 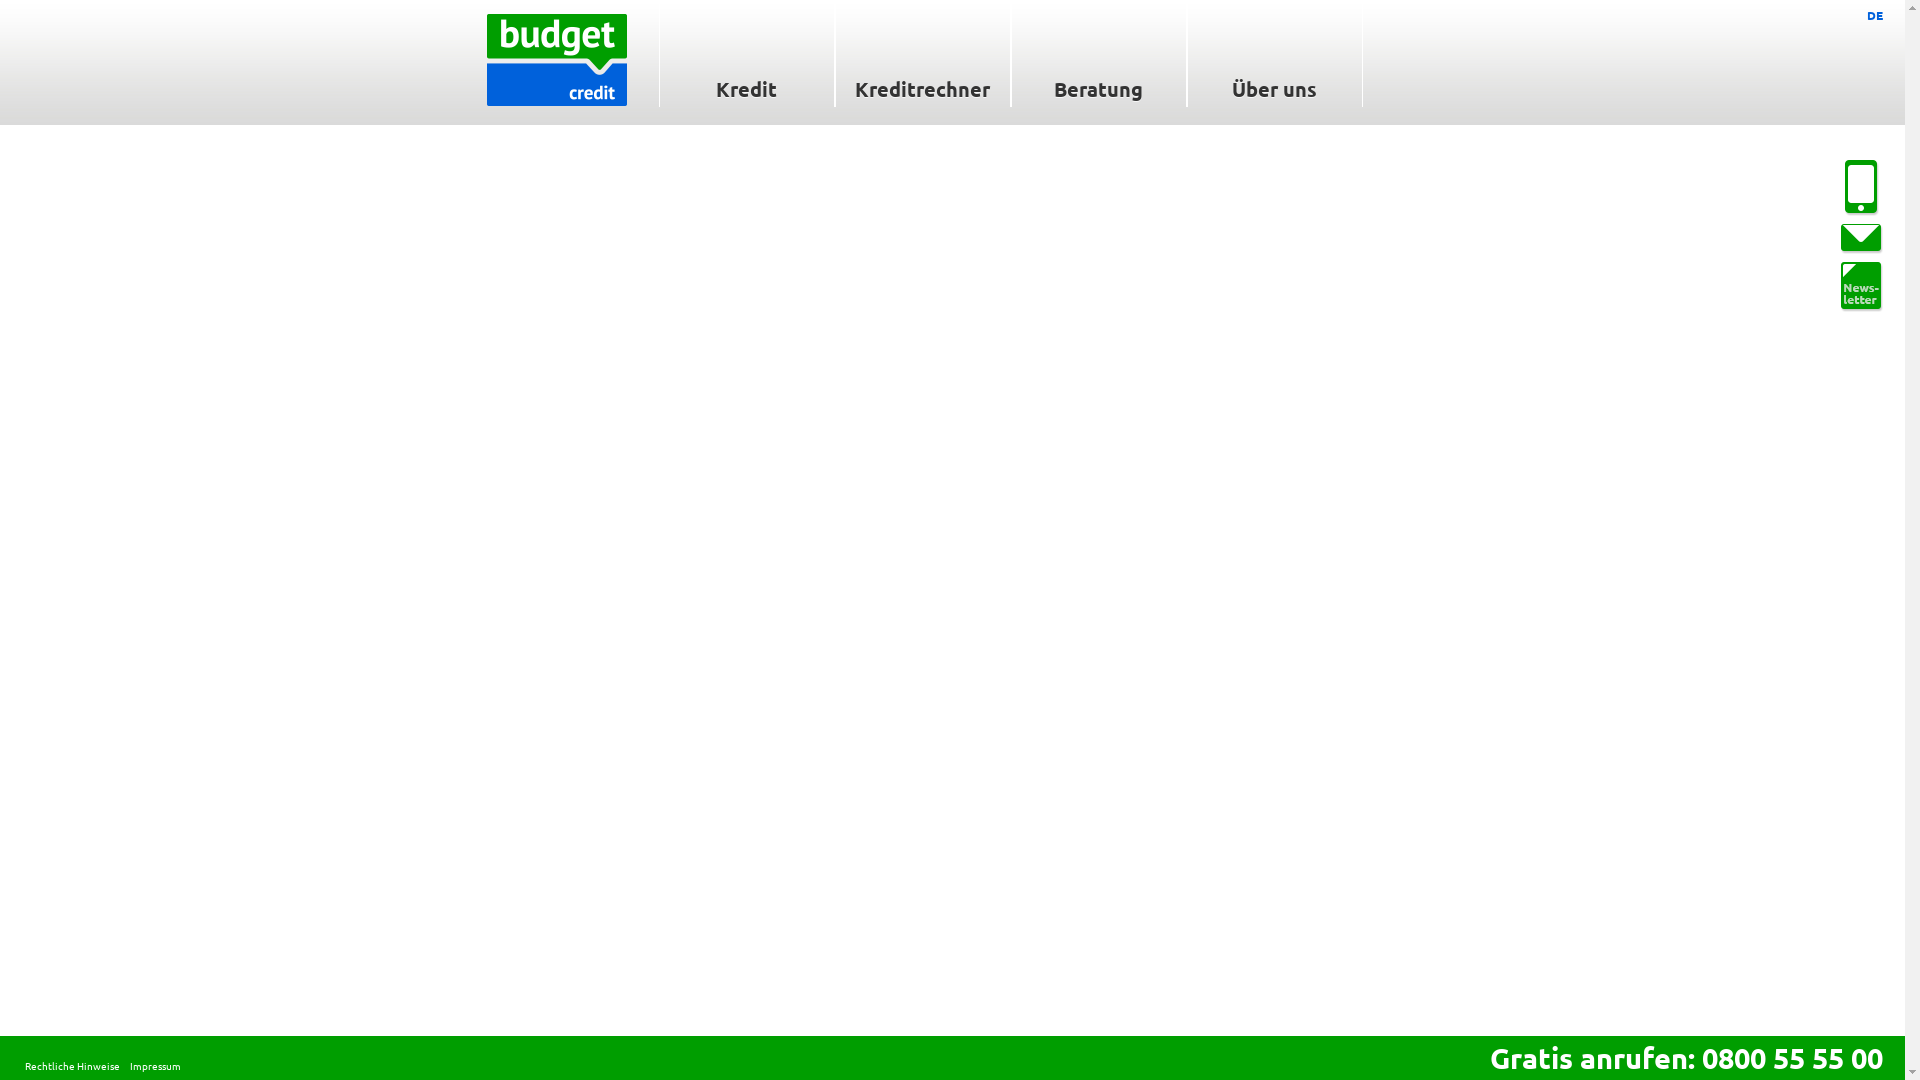 What do you see at coordinates (744, 52) in the screenshot?
I see `'Kredit'` at bounding box center [744, 52].